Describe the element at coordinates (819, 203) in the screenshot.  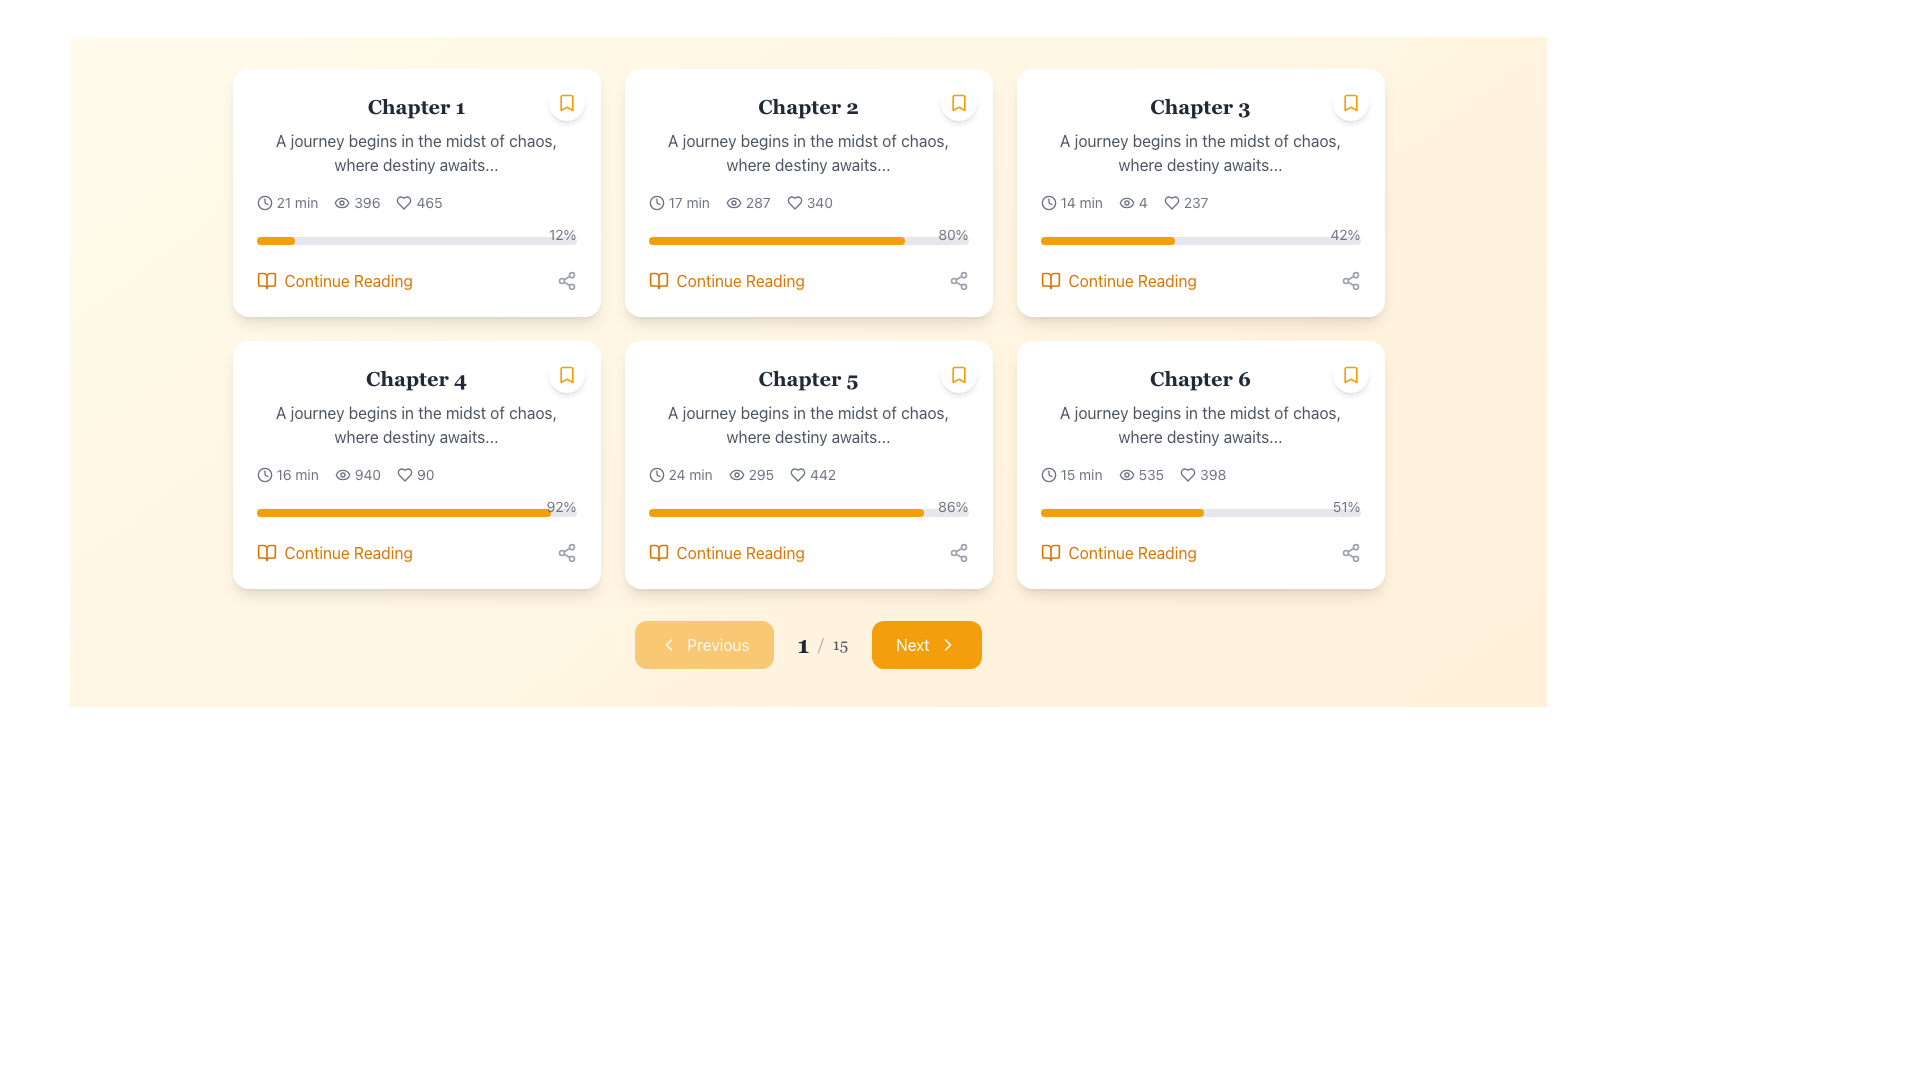
I see `numeric value displayed in the text label indicating the count of likes (340) associated with the heart icon in the second column of the 3-column grid, specifically within the card corresponding to 'Chapter 2'` at that location.